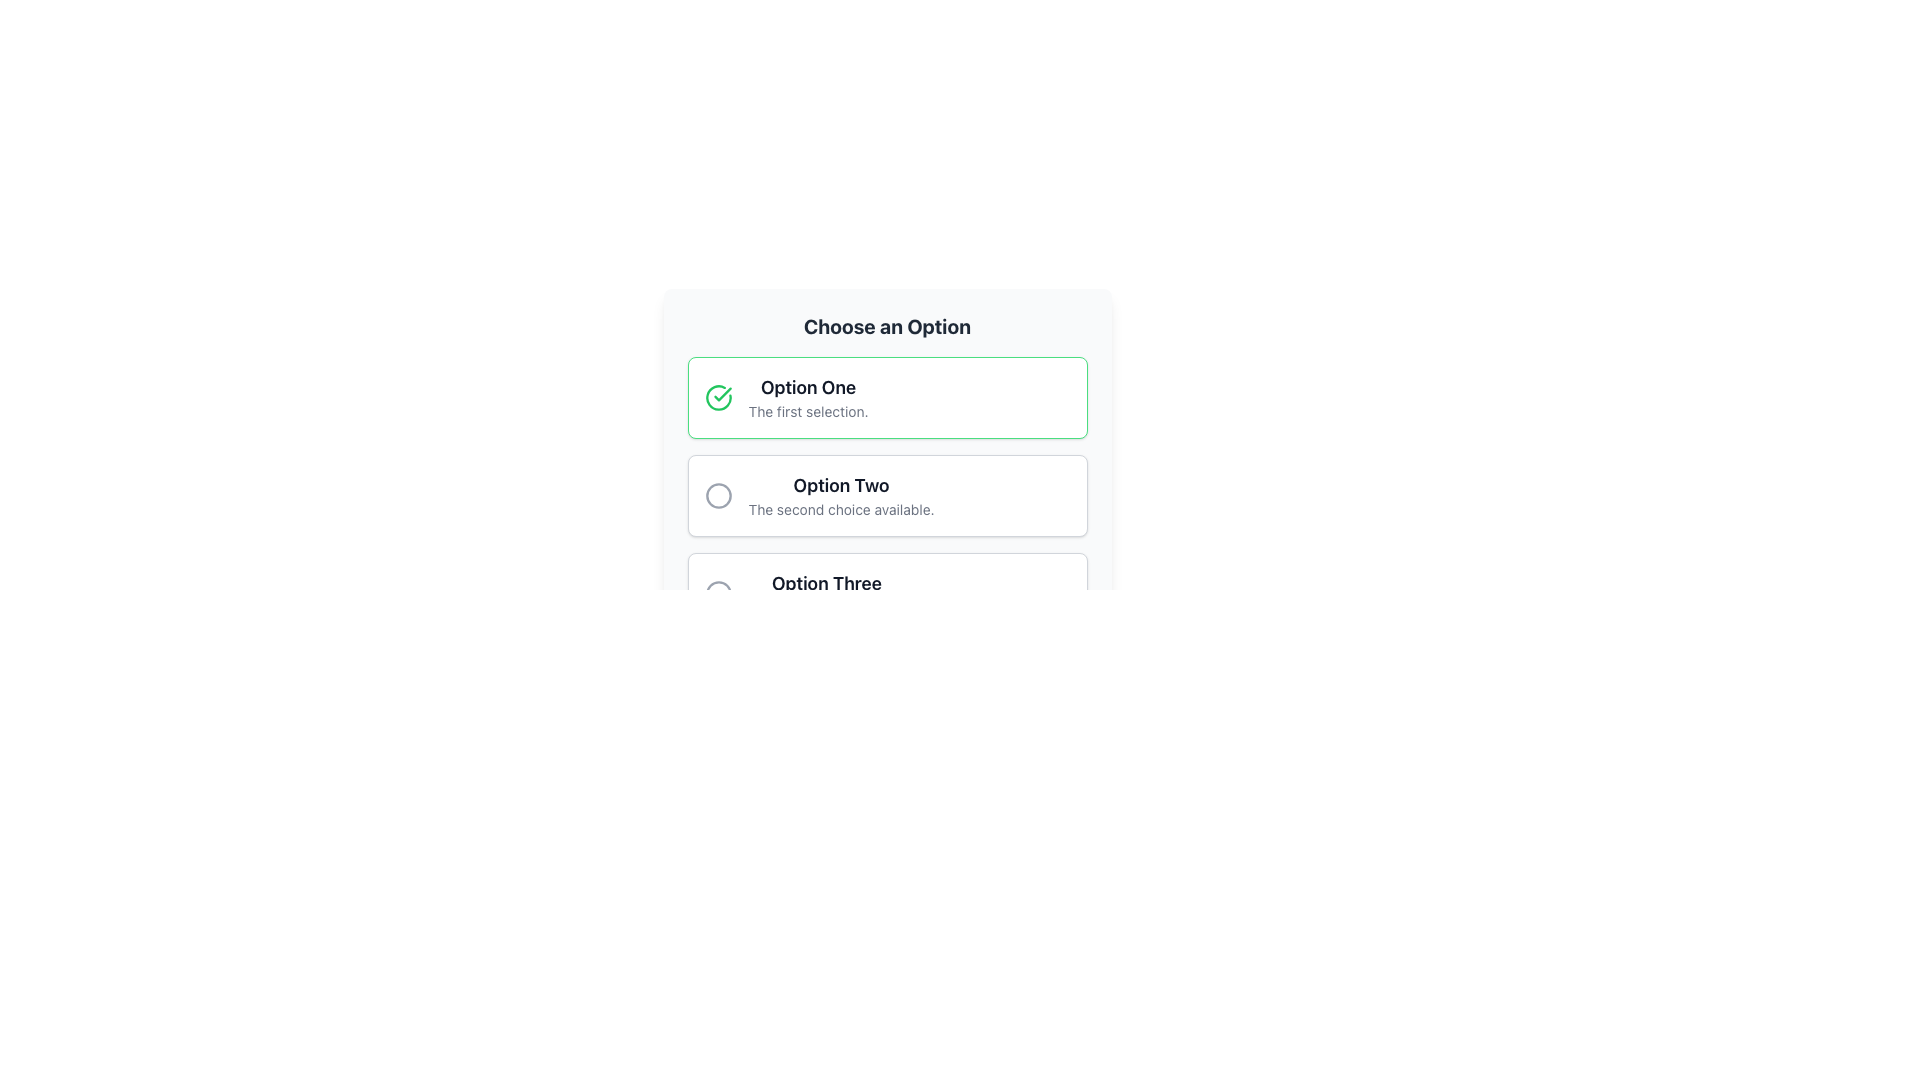  I want to click on the button-like selectable option labeled 'Option Two', so click(886, 474).